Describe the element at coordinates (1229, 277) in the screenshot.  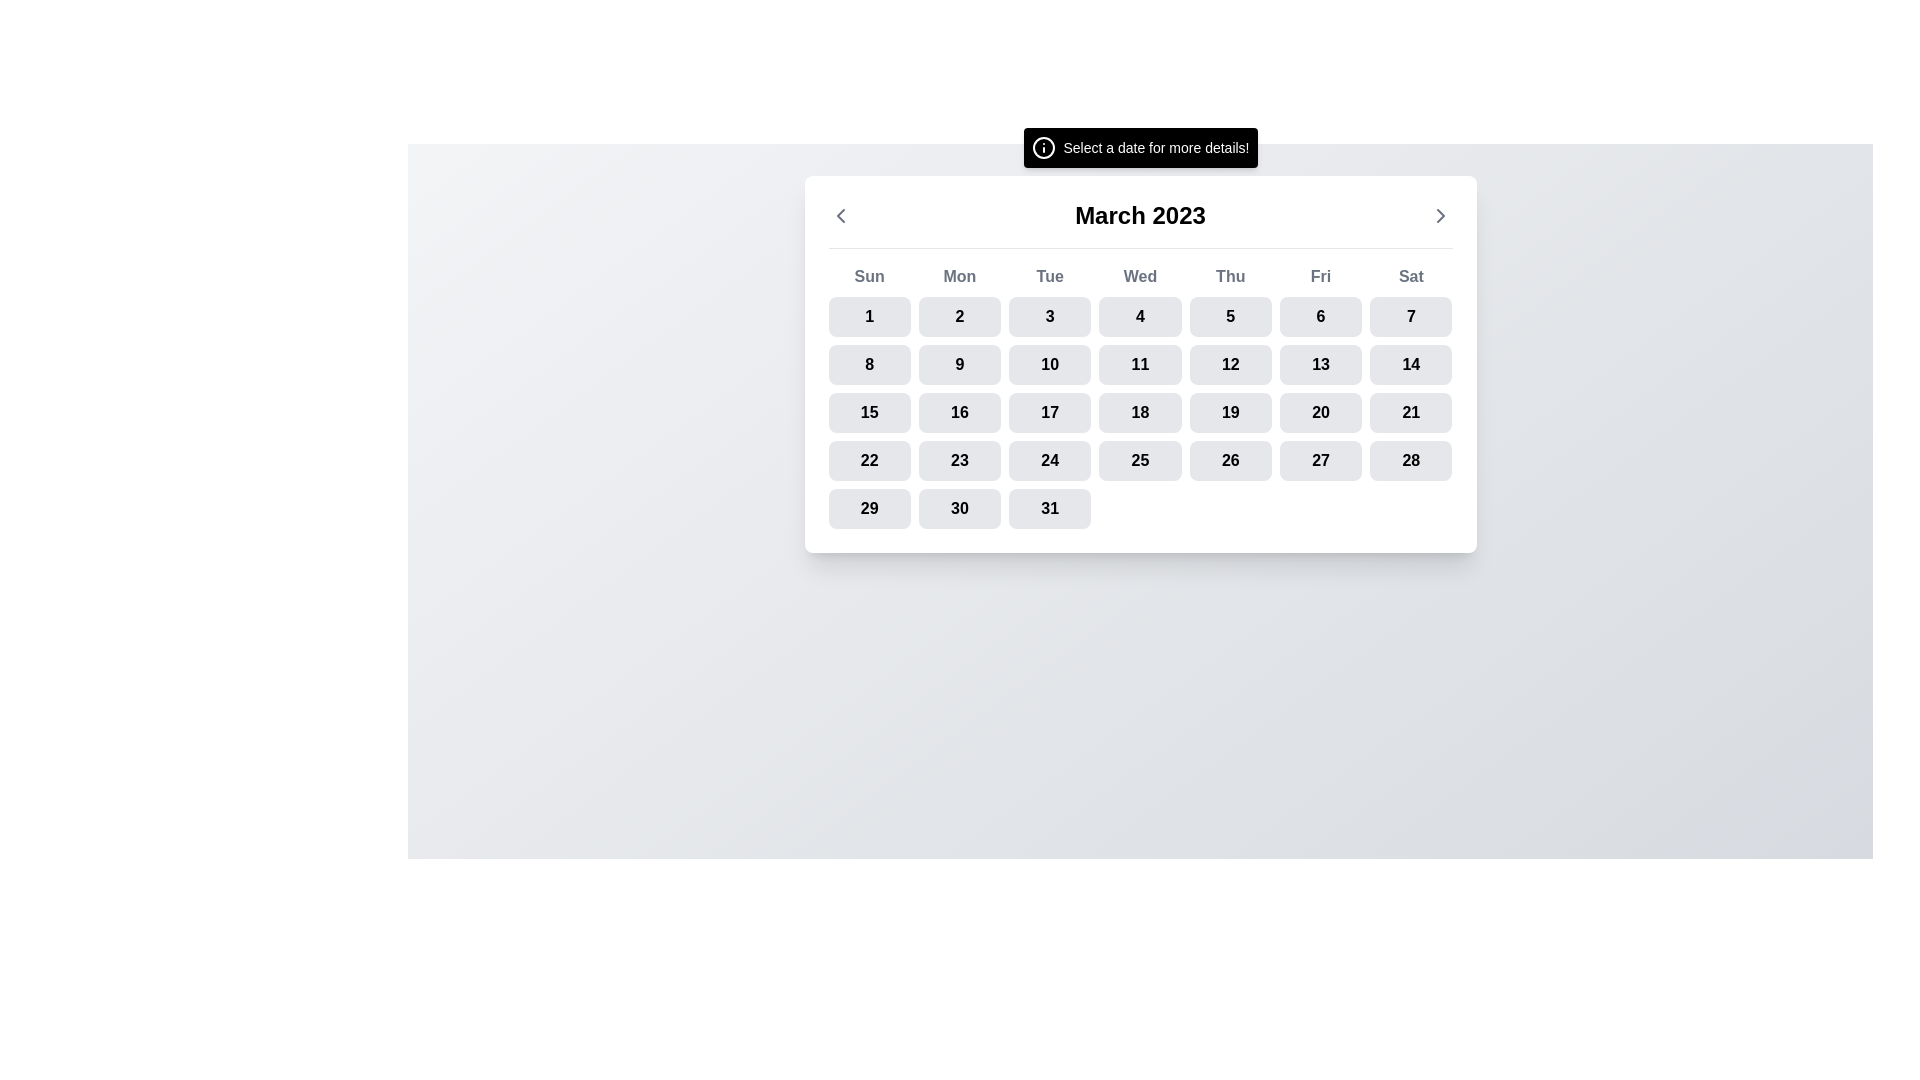
I see `the non-interactive text label indicating Thursday in the calendar header, positioned between Wednesday and Friday` at that location.